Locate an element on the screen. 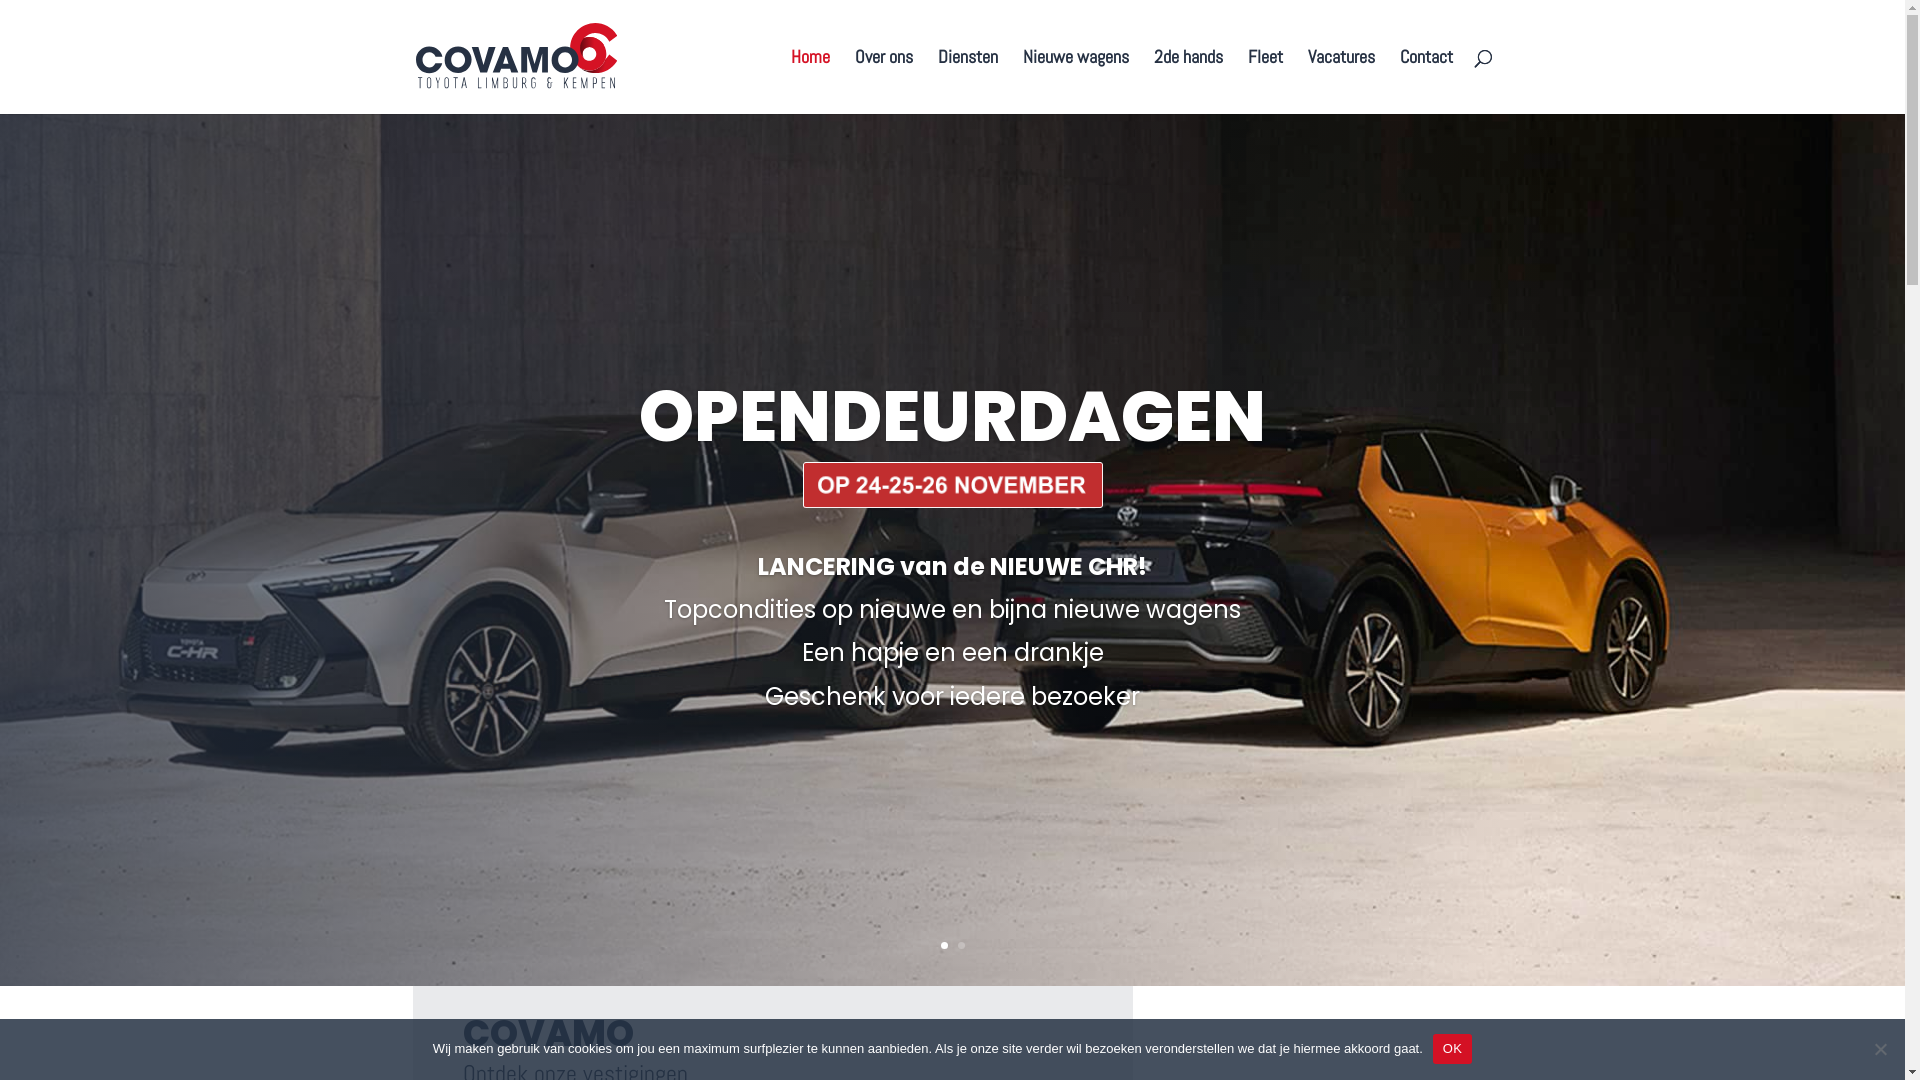 This screenshot has width=1920, height=1080. '2' is located at coordinates (961, 945).